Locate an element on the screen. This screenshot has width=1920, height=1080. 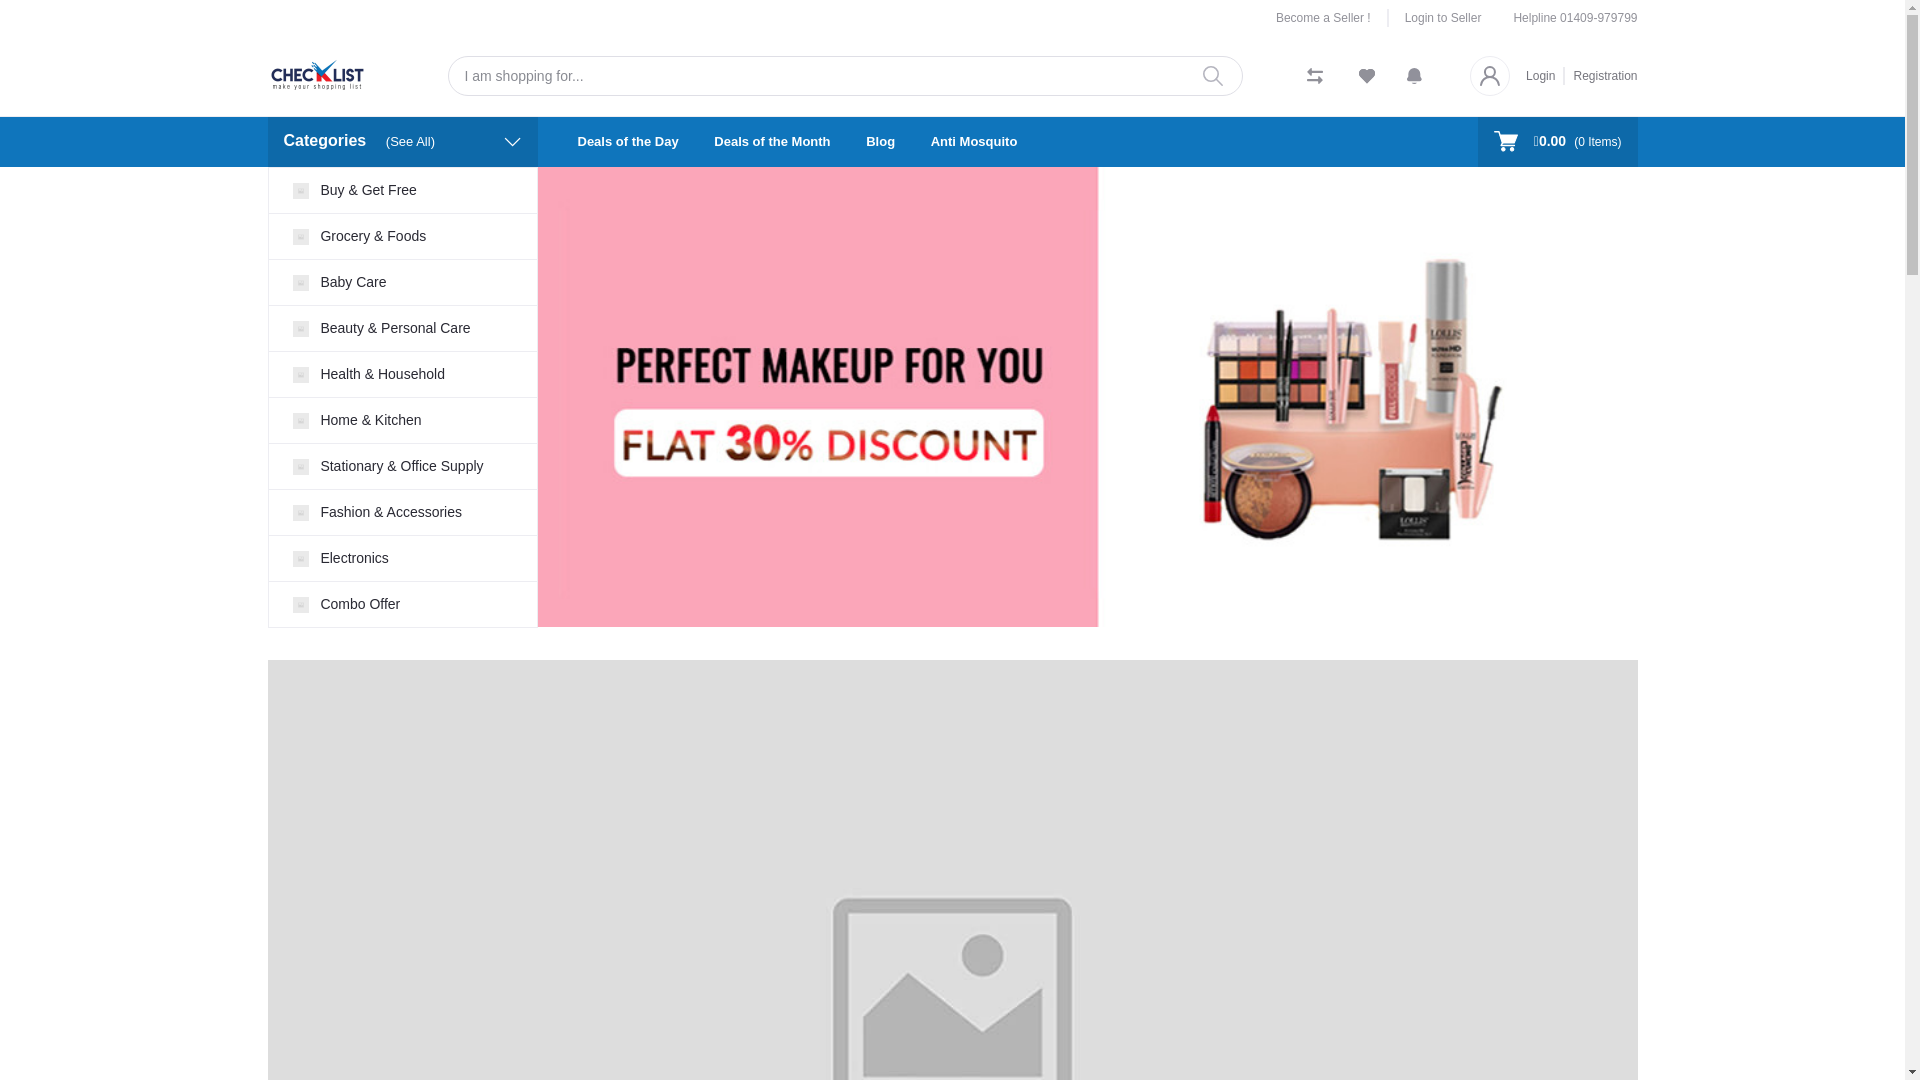
'Anti Mosquito' is located at coordinates (974, 141).